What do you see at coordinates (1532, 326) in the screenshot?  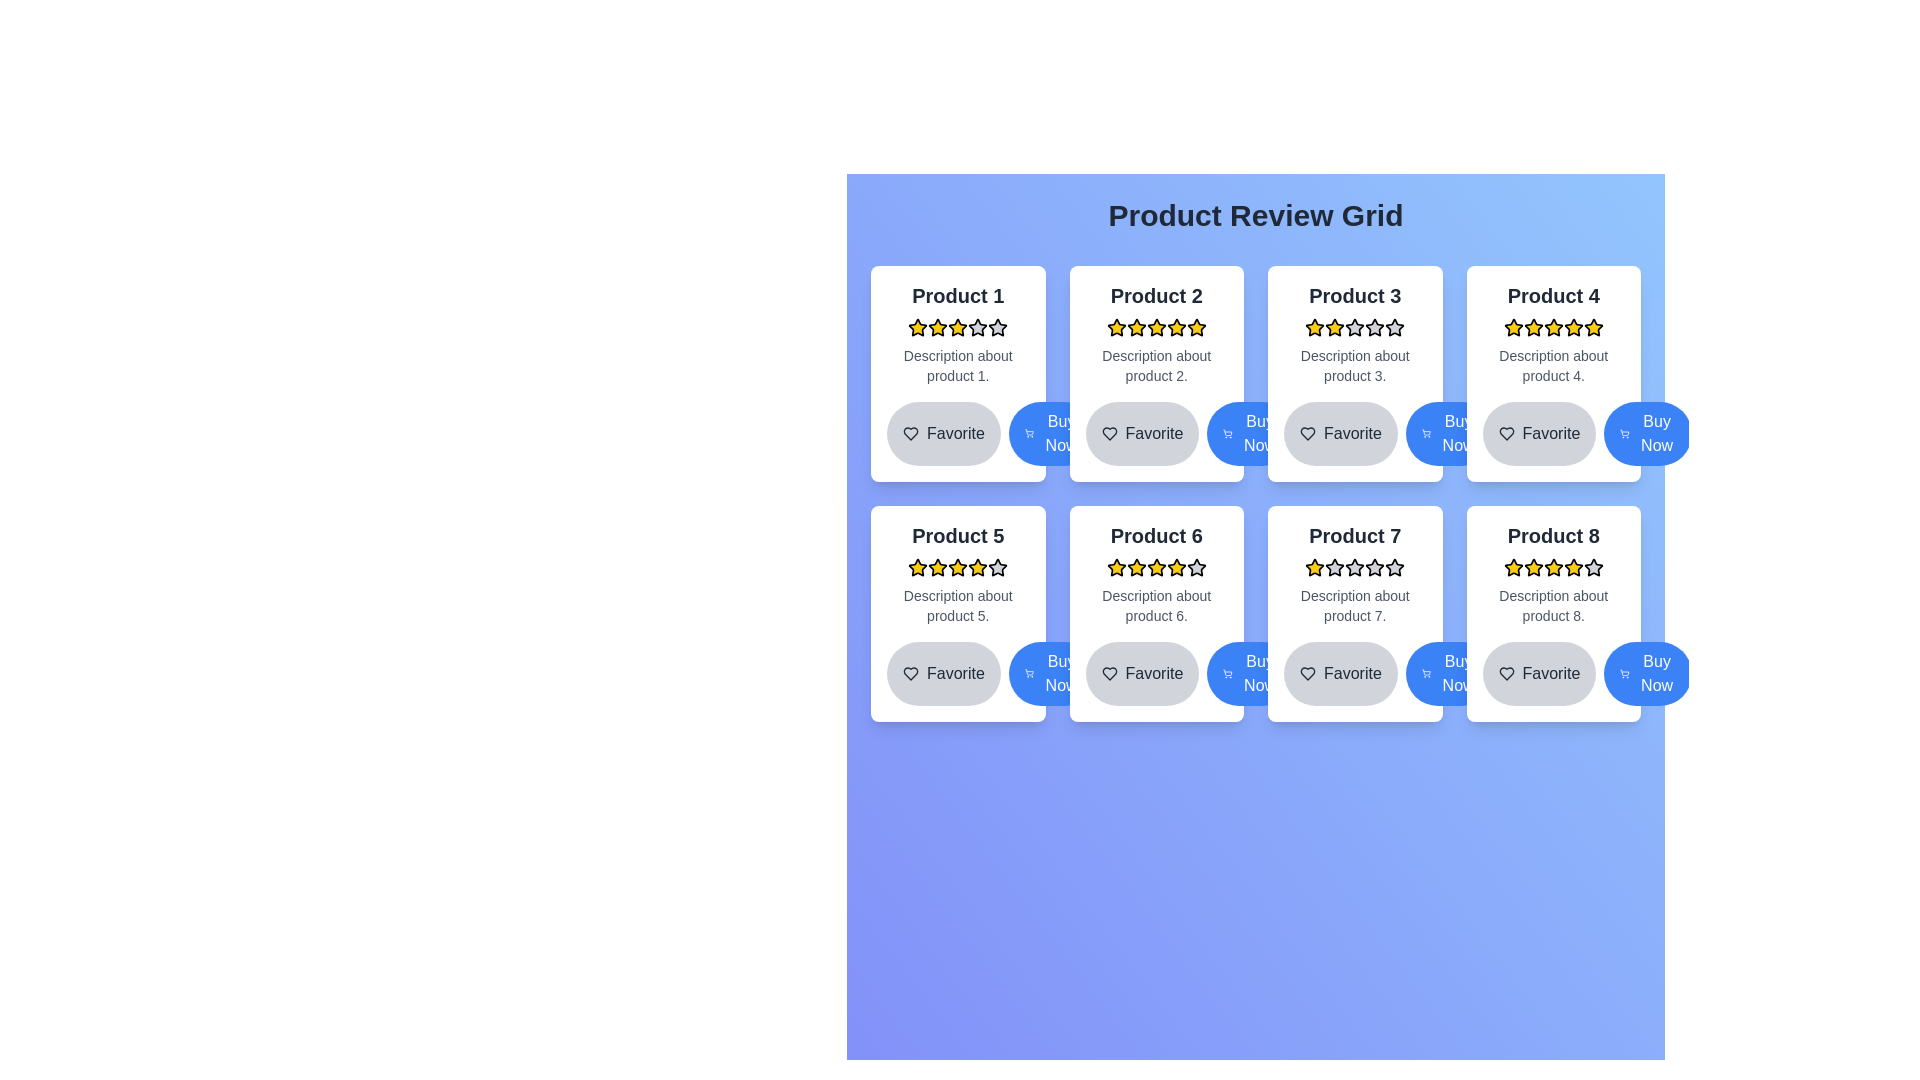 I see `on the fourth star icon in the five-star rating system for 'Product 4'` at bounding box center [1532, 326].